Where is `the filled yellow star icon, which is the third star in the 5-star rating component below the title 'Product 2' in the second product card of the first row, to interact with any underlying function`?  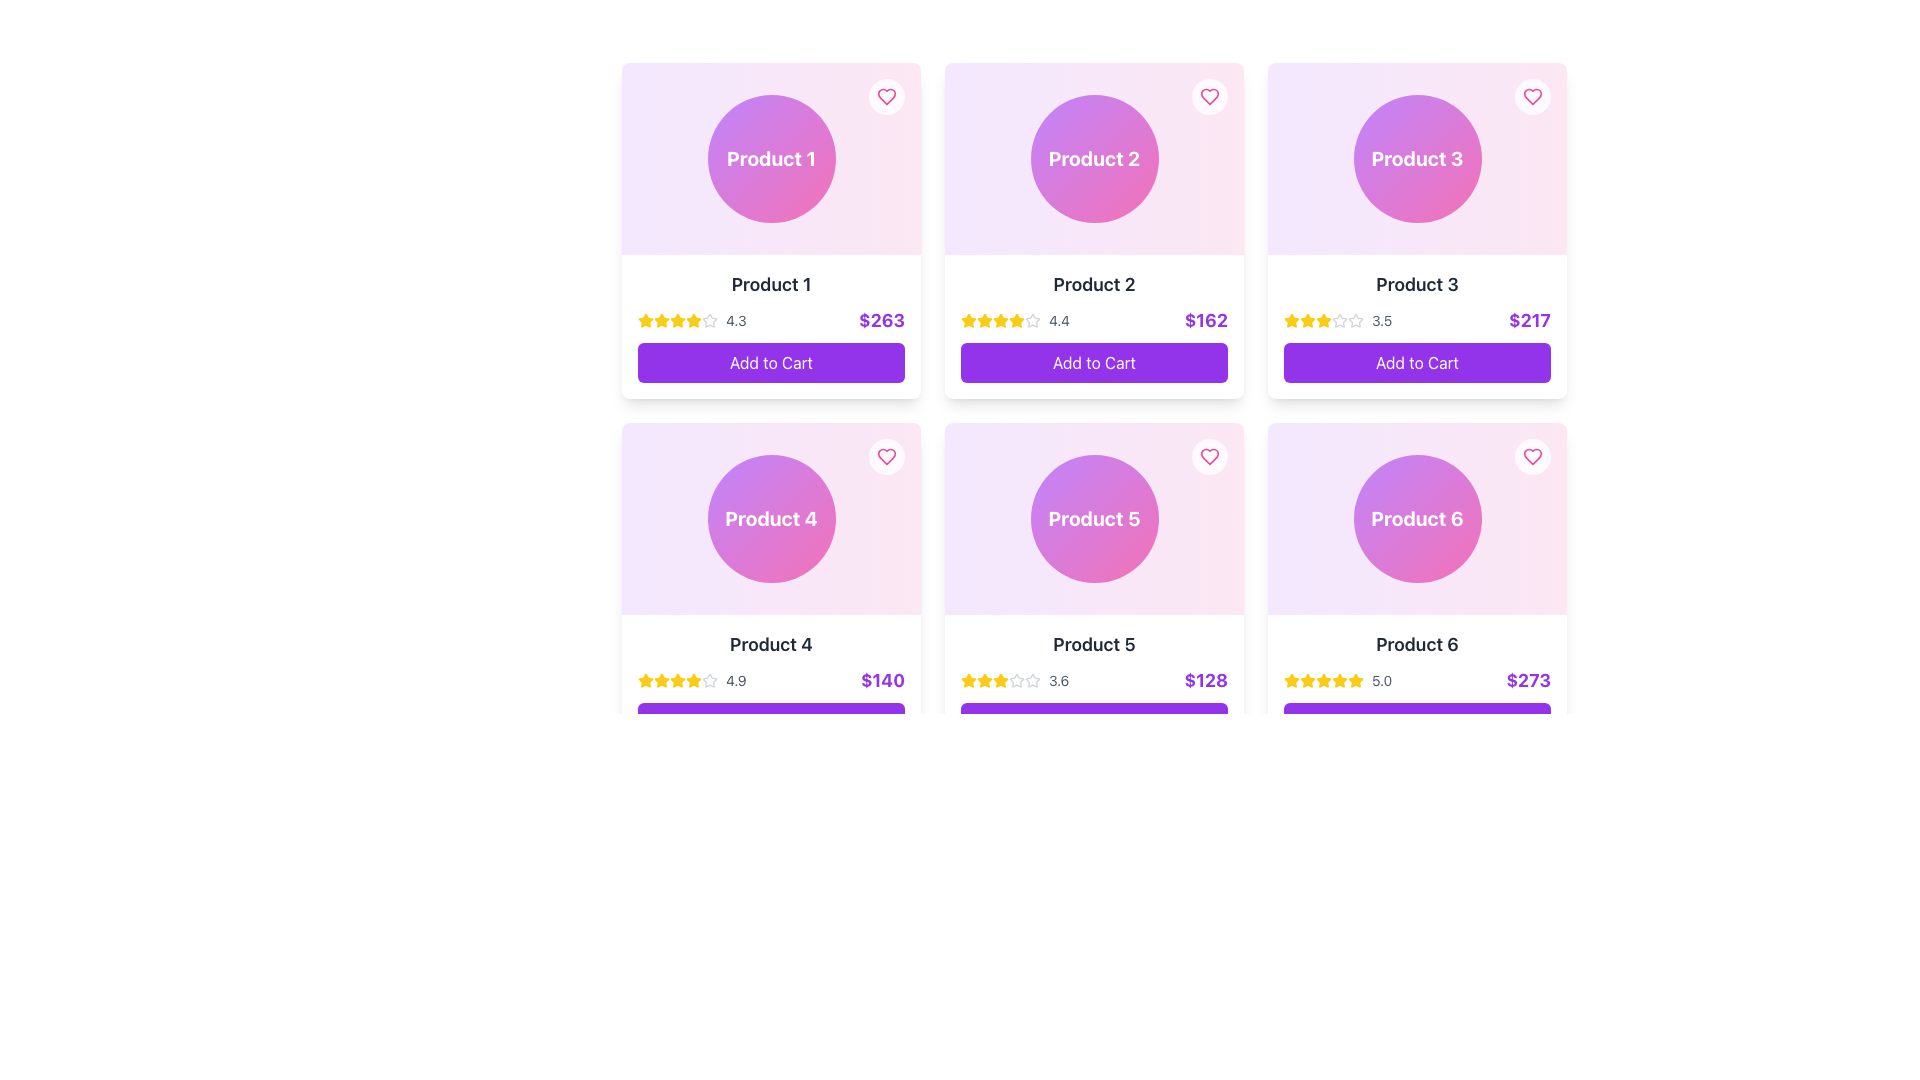 the filled yellow star icon, which is the third star in the 5-star rating component below the title 'Product 2' in the second product card of the first row, to interact with any underlying function is located at coordinates (984, 319).